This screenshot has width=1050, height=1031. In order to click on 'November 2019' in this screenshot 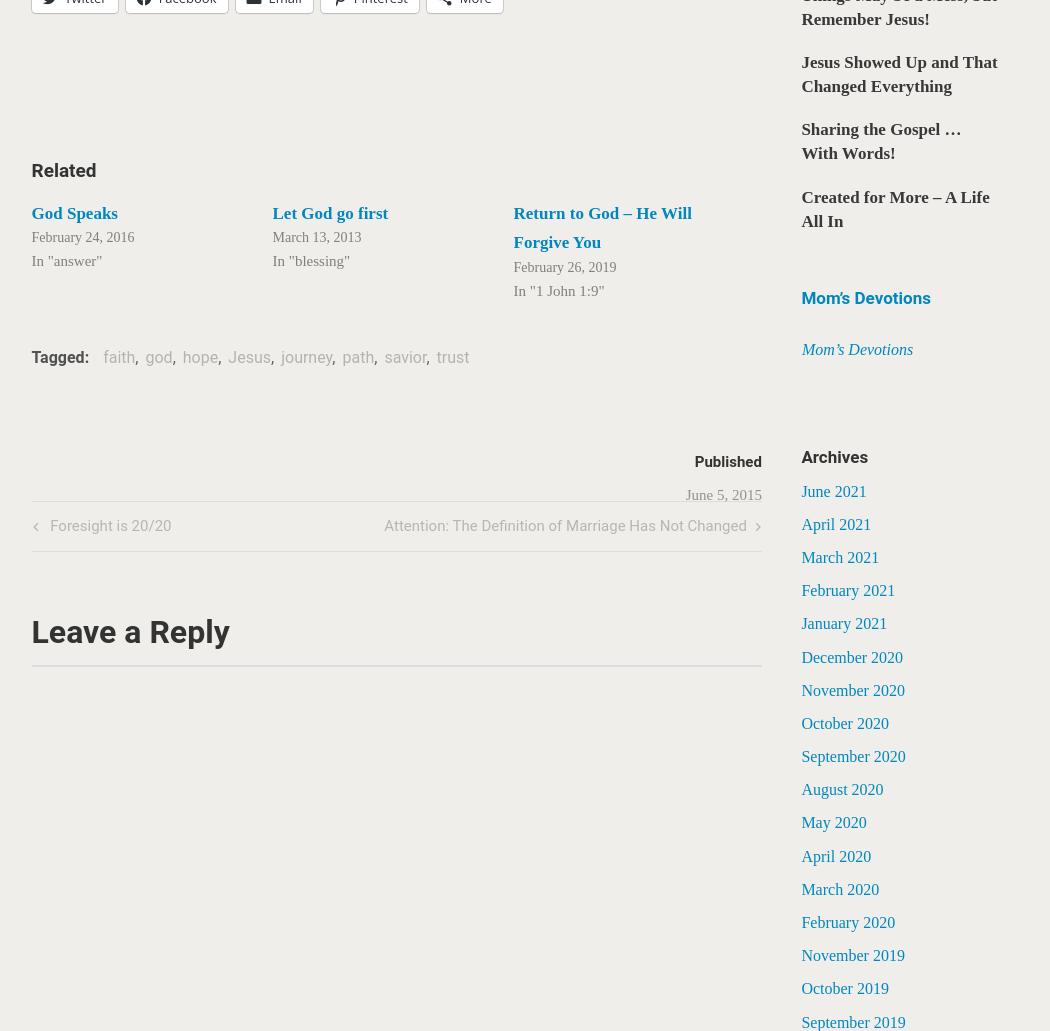, I will do `click(852, 954)`.